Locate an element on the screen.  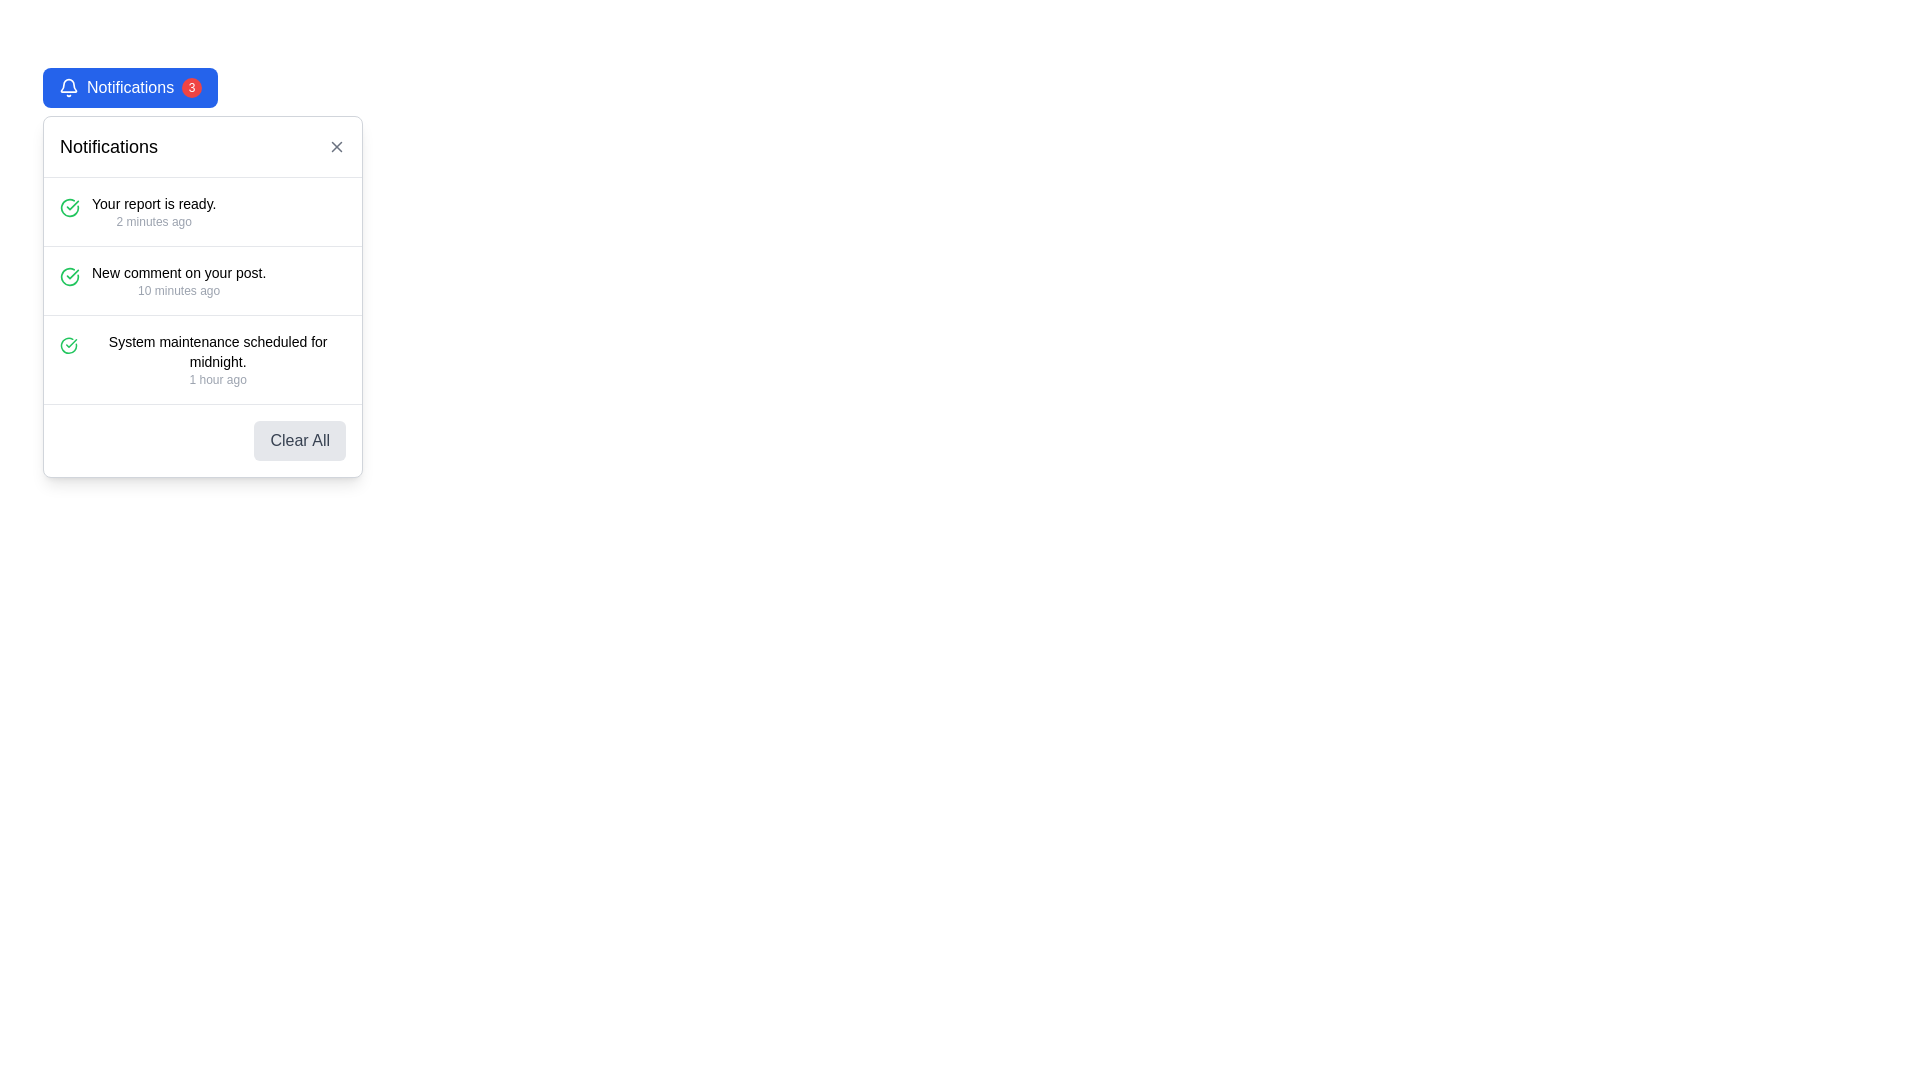
the success icon graphic represented within the first notification entry of the list is located at coordinates (70, 208).